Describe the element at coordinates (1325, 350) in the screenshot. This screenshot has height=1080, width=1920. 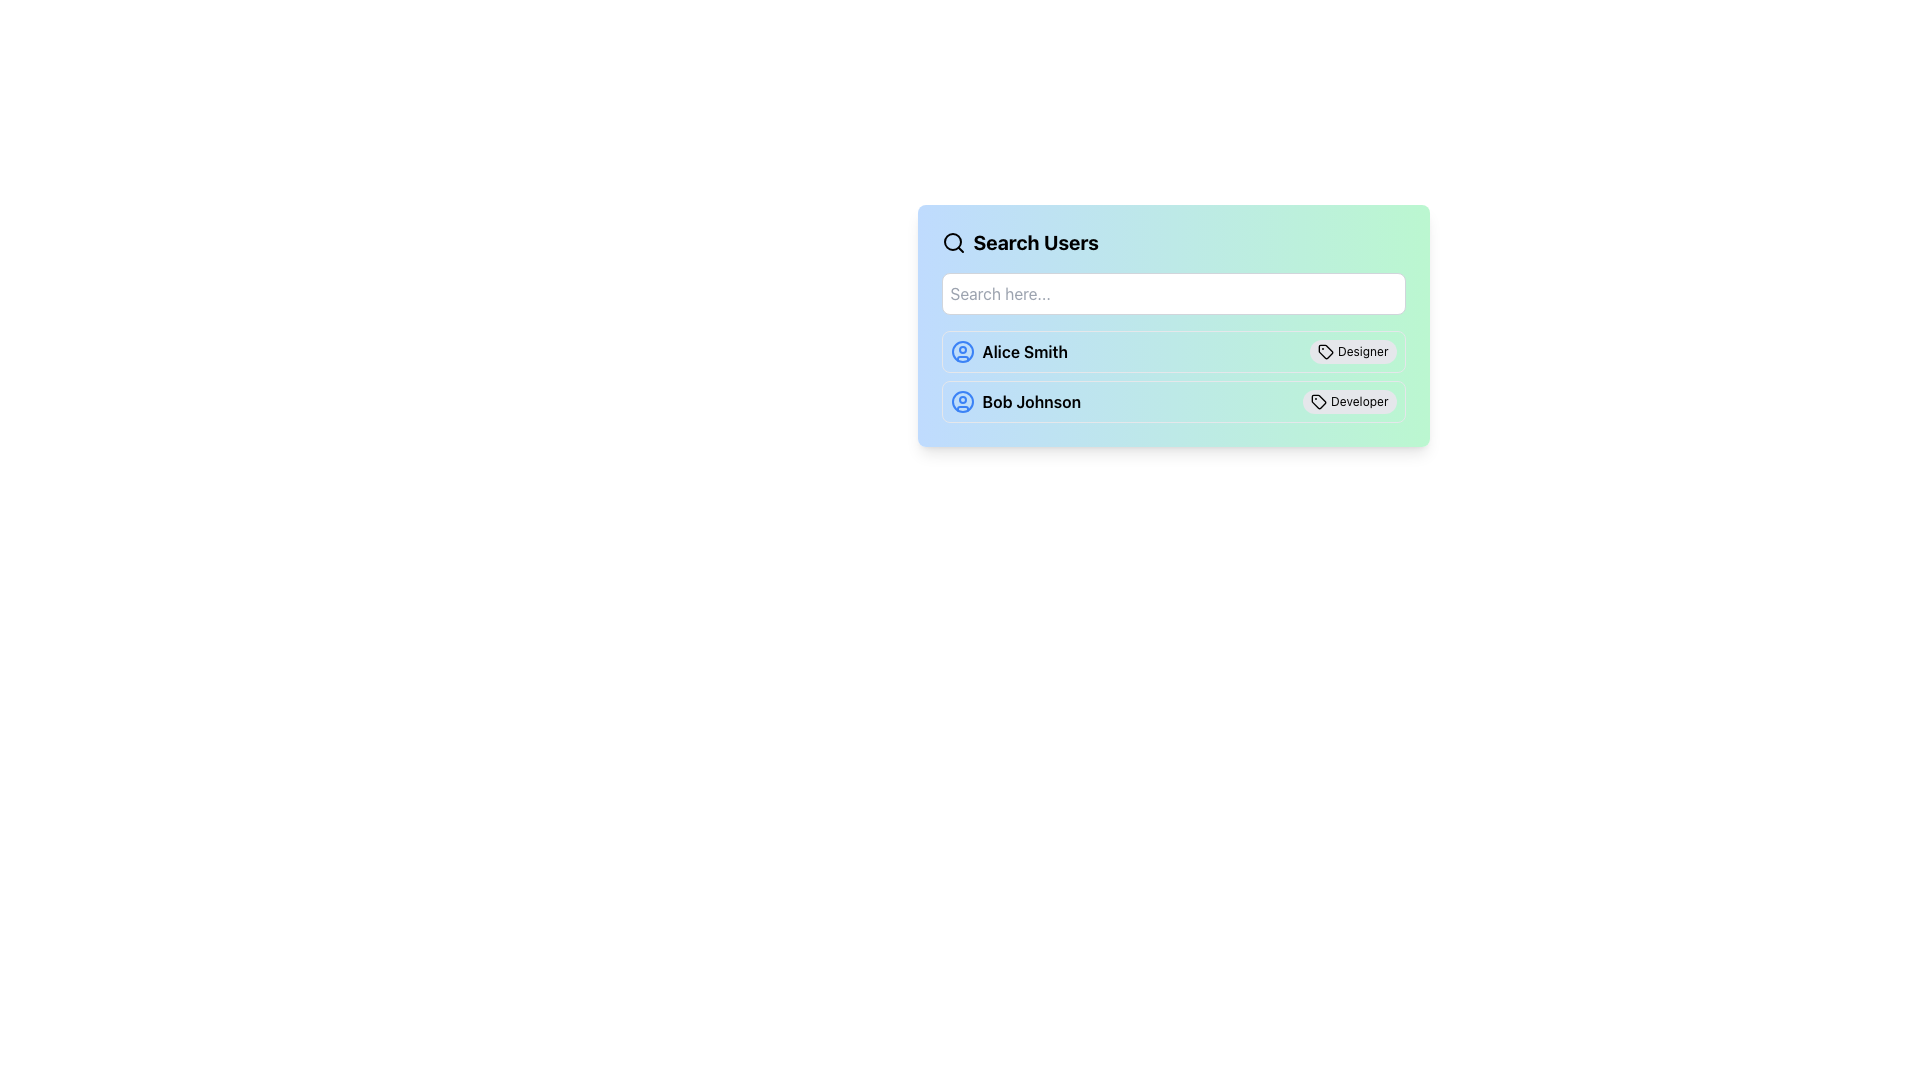
I see `the 'Designer' icon next to the text 'Designer' in Alice Smith's user listing card, which is the first icon in the sequence of similar icons` at that location.